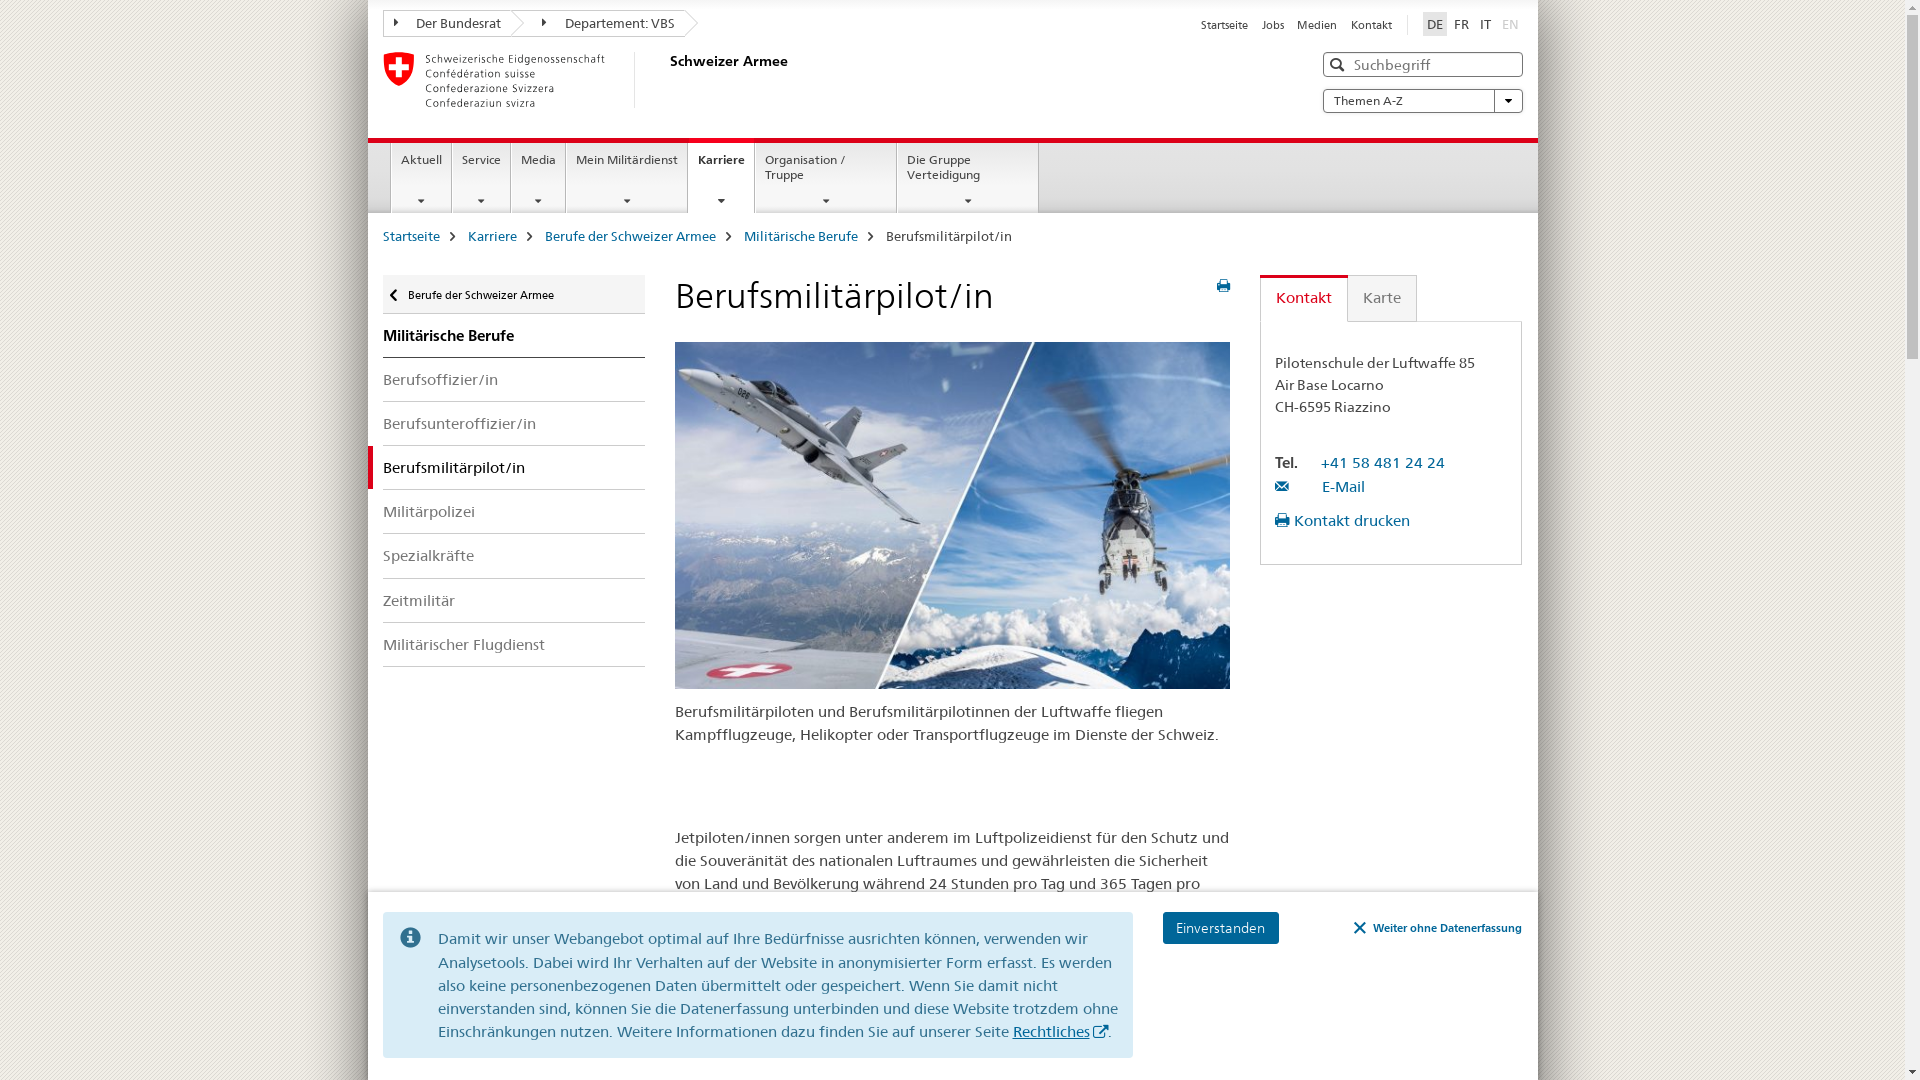 Image resolution: width=1920 pixels, height=1080 pixels. What do you see at coordinates (1485, 23) in the screenshot?
I see `'IT'` at bounding box center [1485, 23].